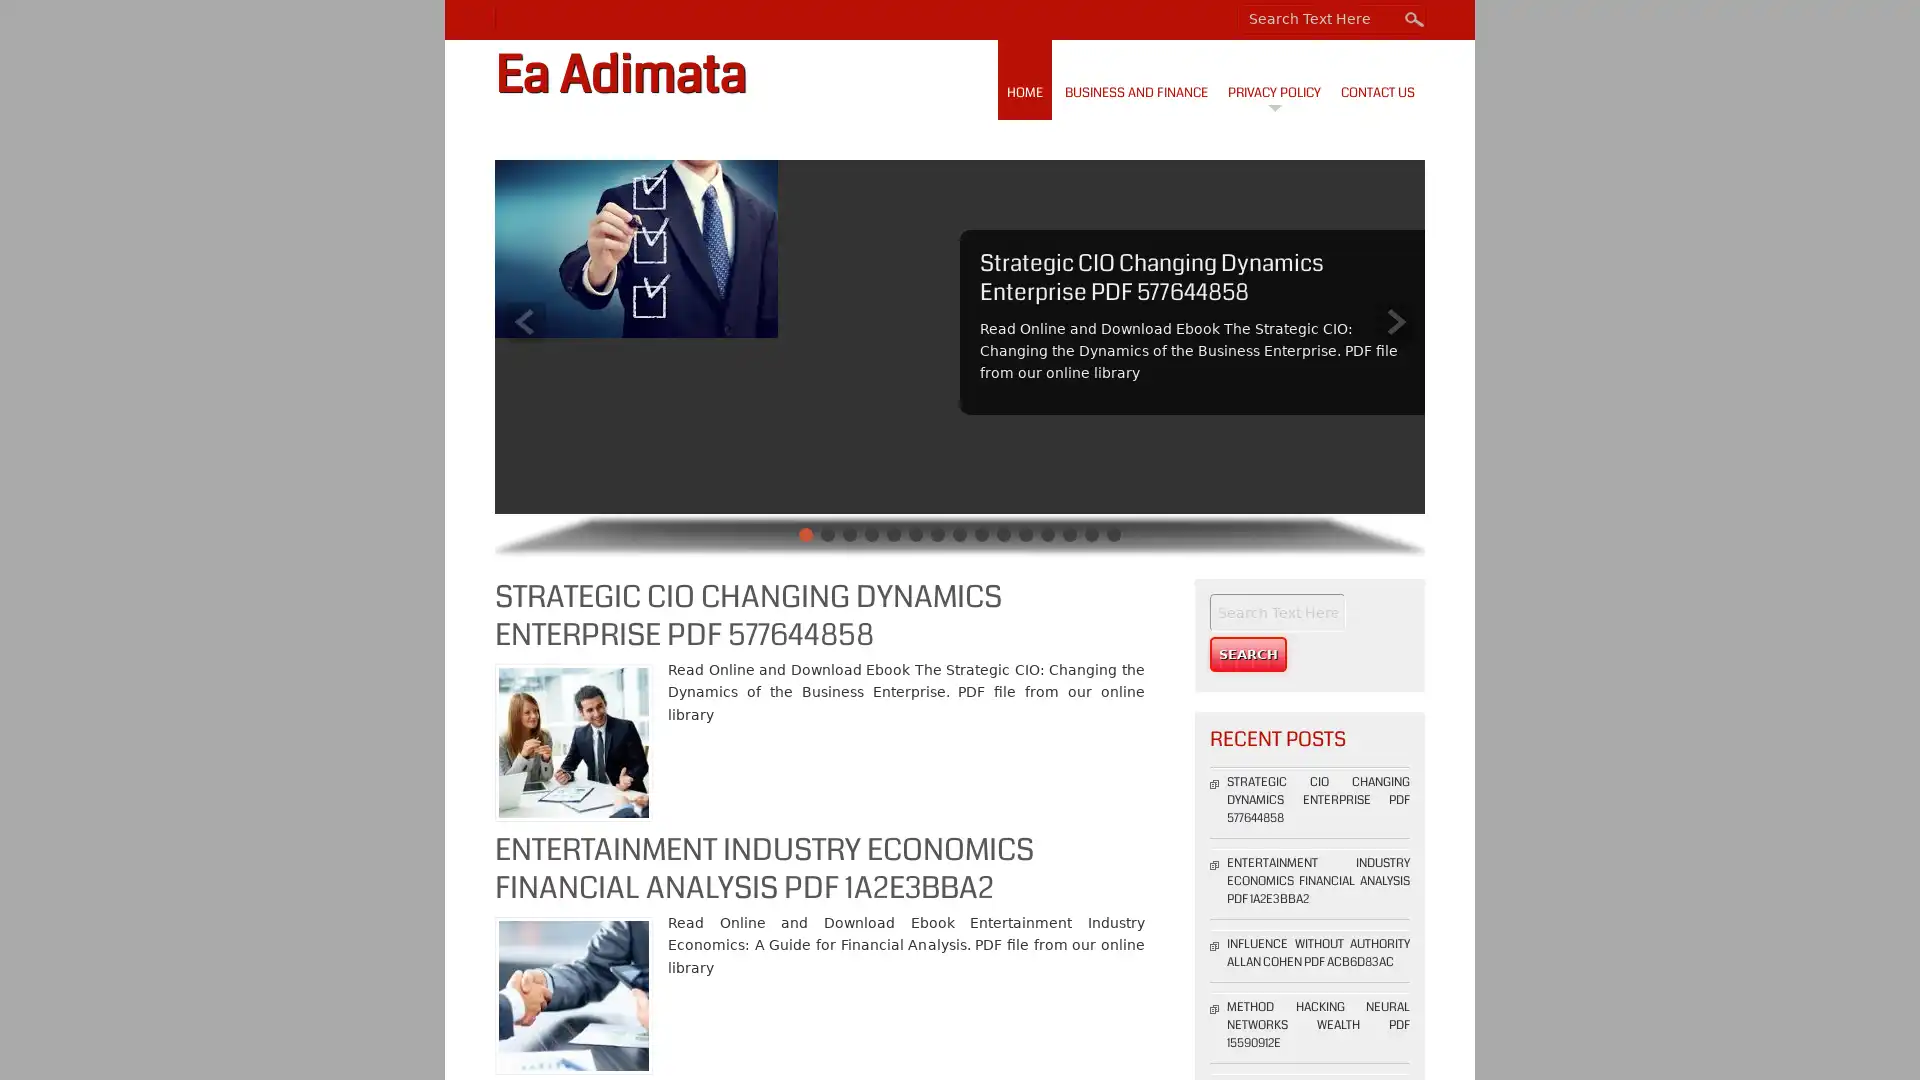 The width and height of the screenshot is (1920, 1080). What do you see at coordinates (1247, 654) in the screenshot?
I see `Search` at bounding box center [1247, 654].